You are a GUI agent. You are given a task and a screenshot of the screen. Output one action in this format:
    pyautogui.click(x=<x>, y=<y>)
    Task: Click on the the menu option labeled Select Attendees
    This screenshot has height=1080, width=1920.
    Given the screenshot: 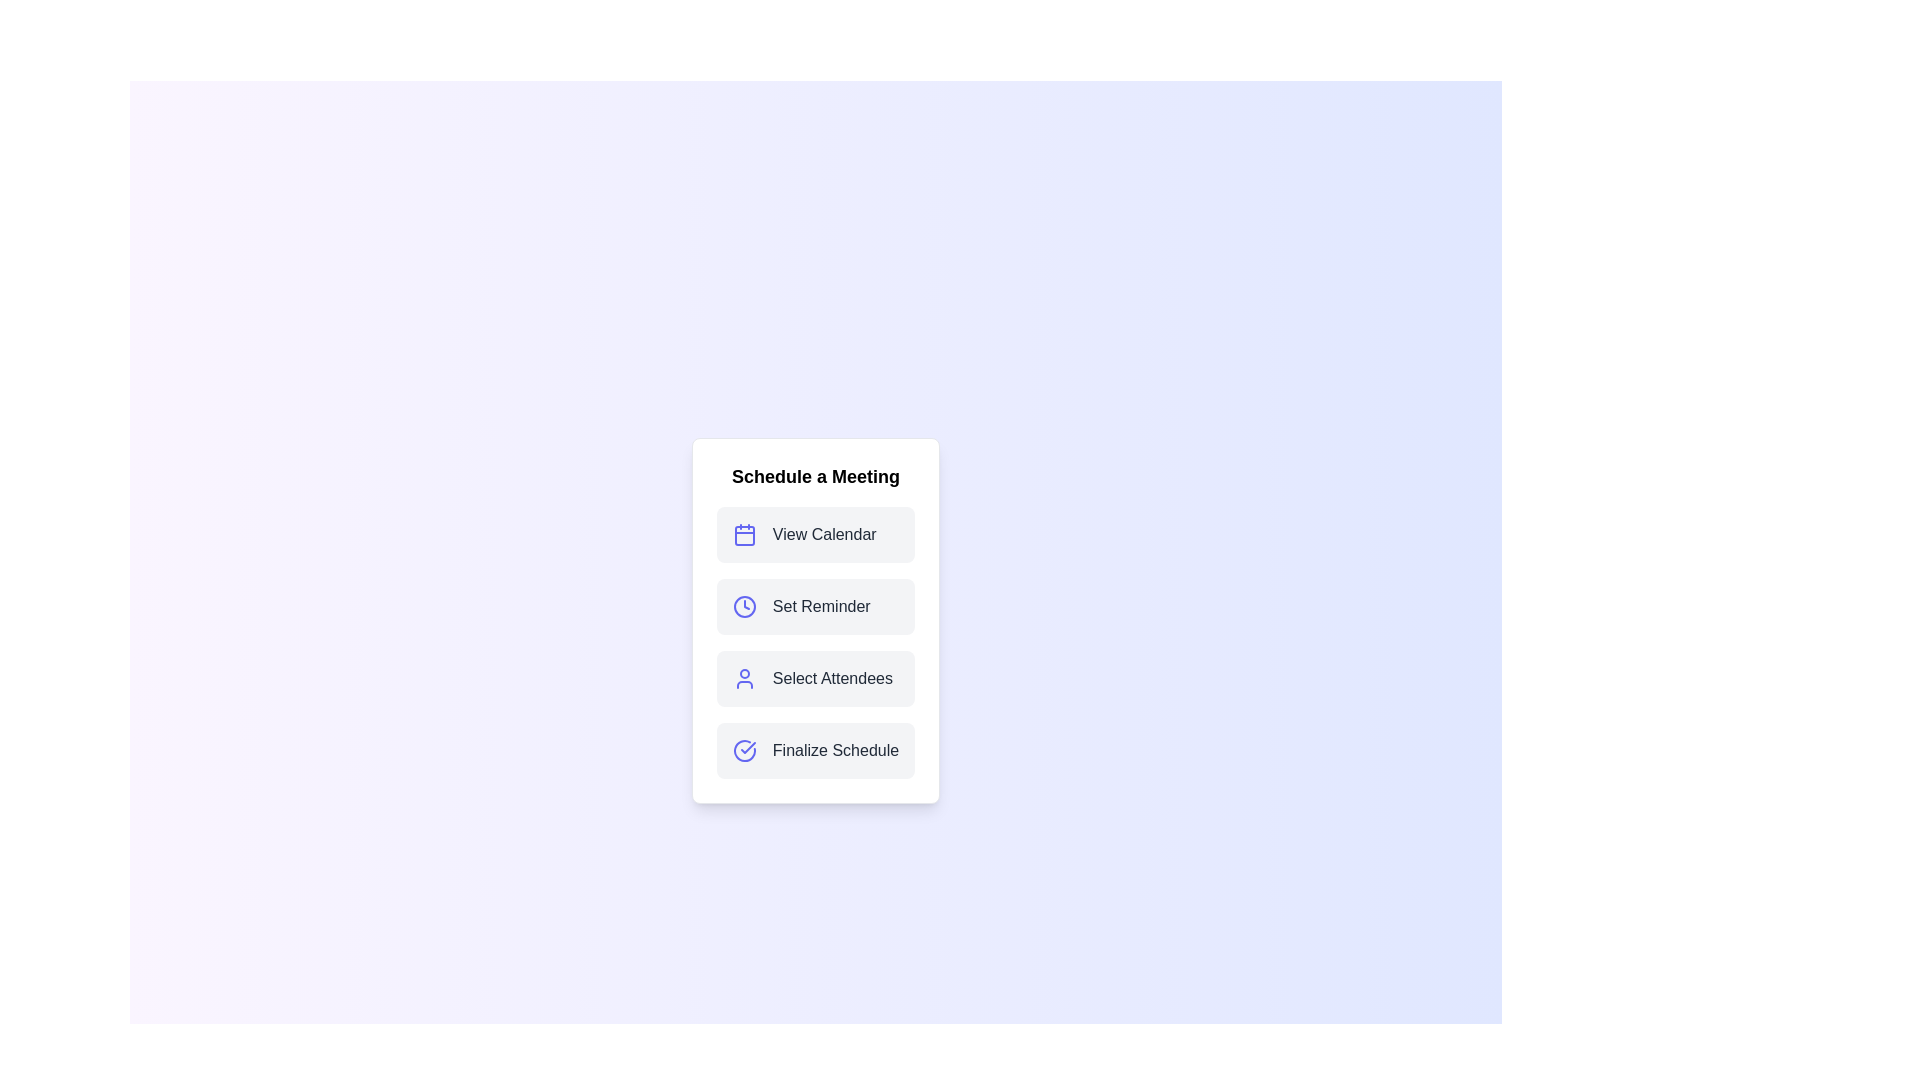 What is the action you would take?
    pyautogui.click(x=816, y=677)
    